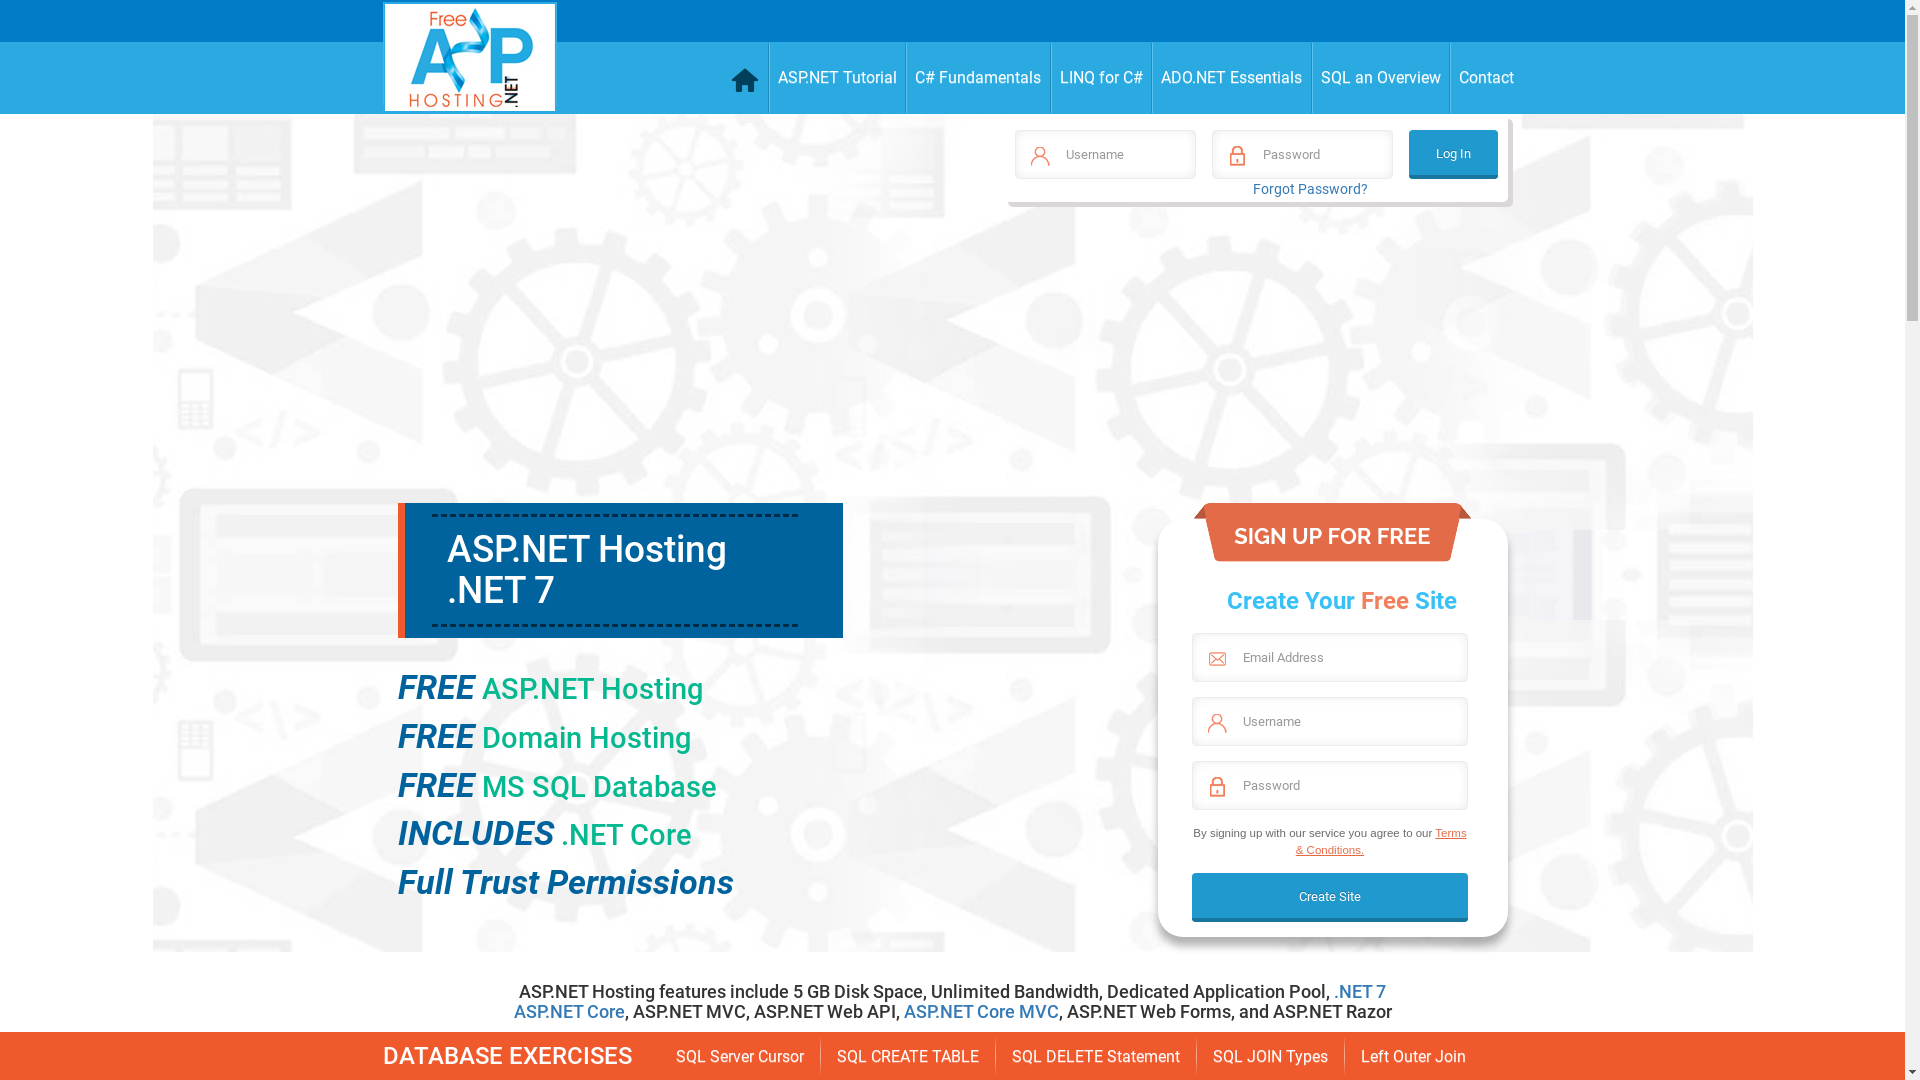 The height and width of the screenshot is (1080, 1920). Describe the element at coordinates (1253, 362) in the screenshot. I see `'Advertisement'` at that location.